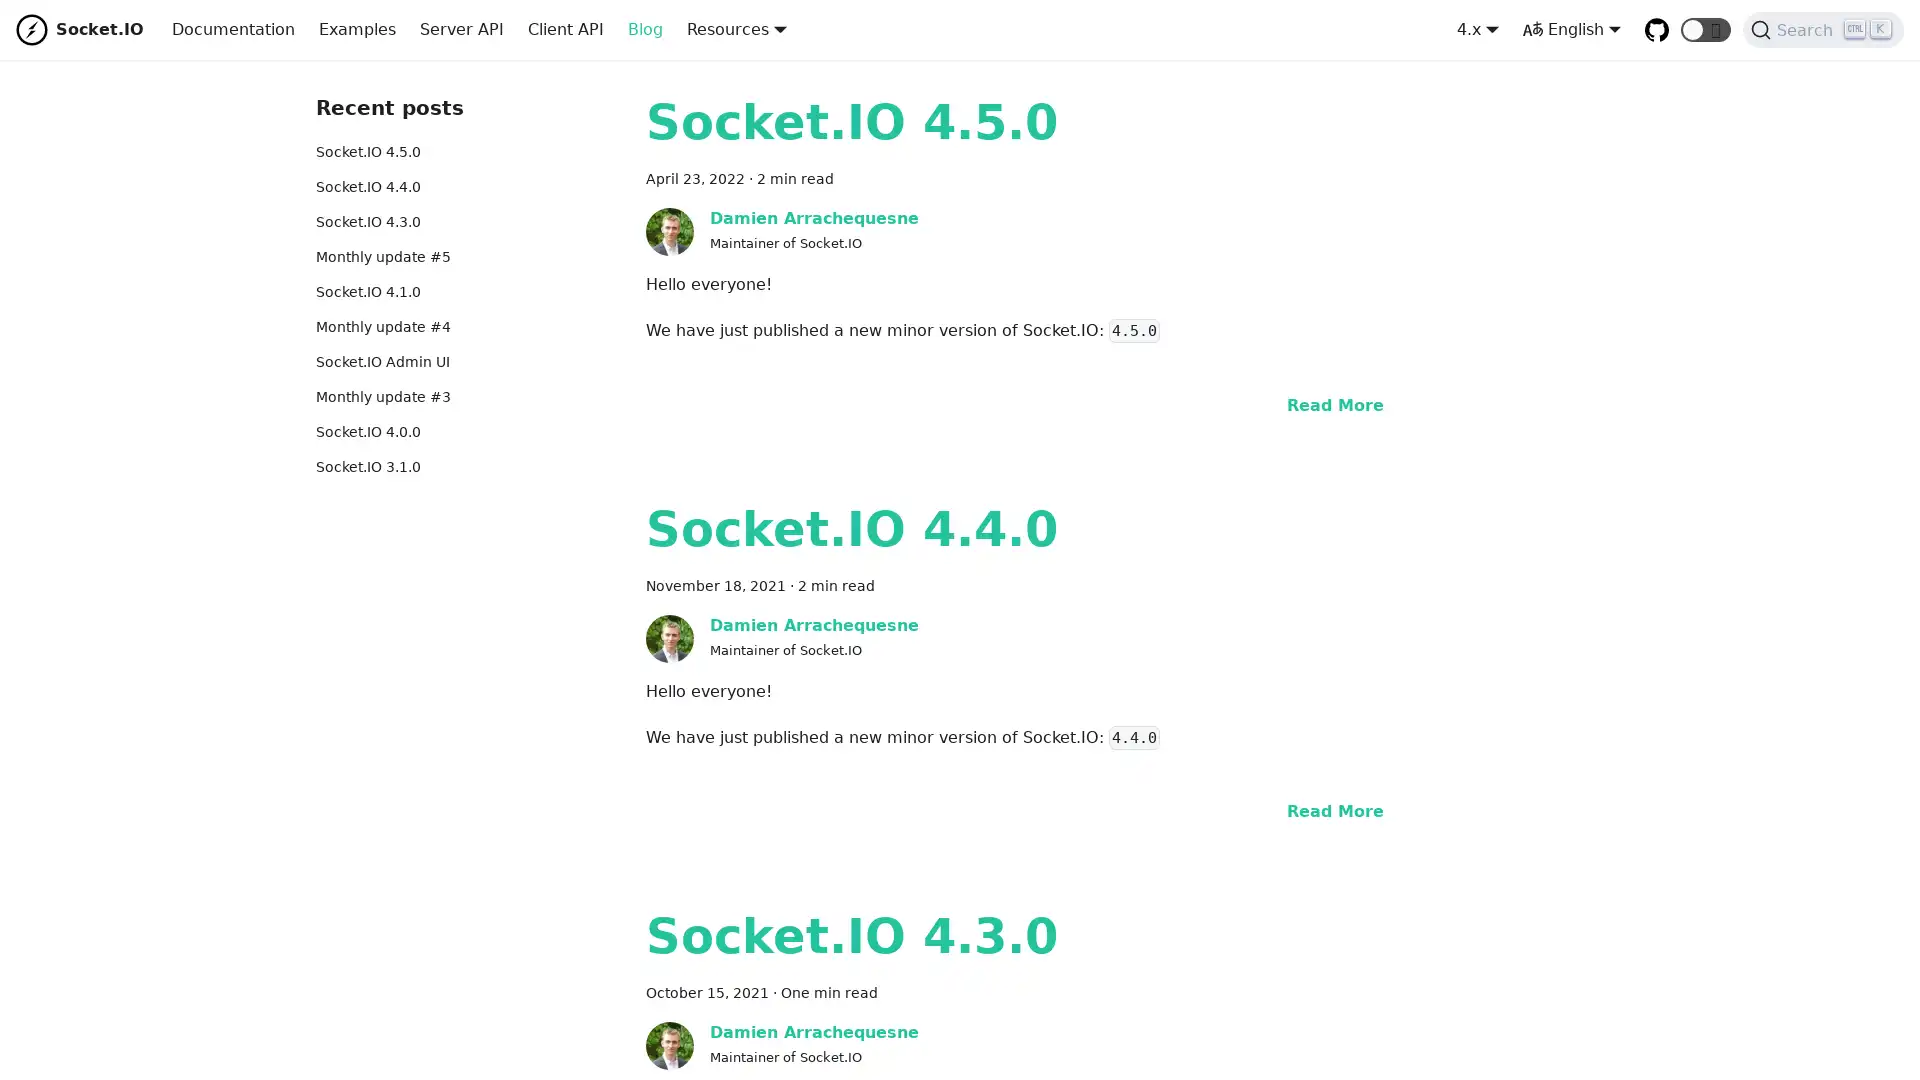  What do you see at coordinates (1823, 30) in the screenshot?
I see `Search` at bounding box center [1823, 30].